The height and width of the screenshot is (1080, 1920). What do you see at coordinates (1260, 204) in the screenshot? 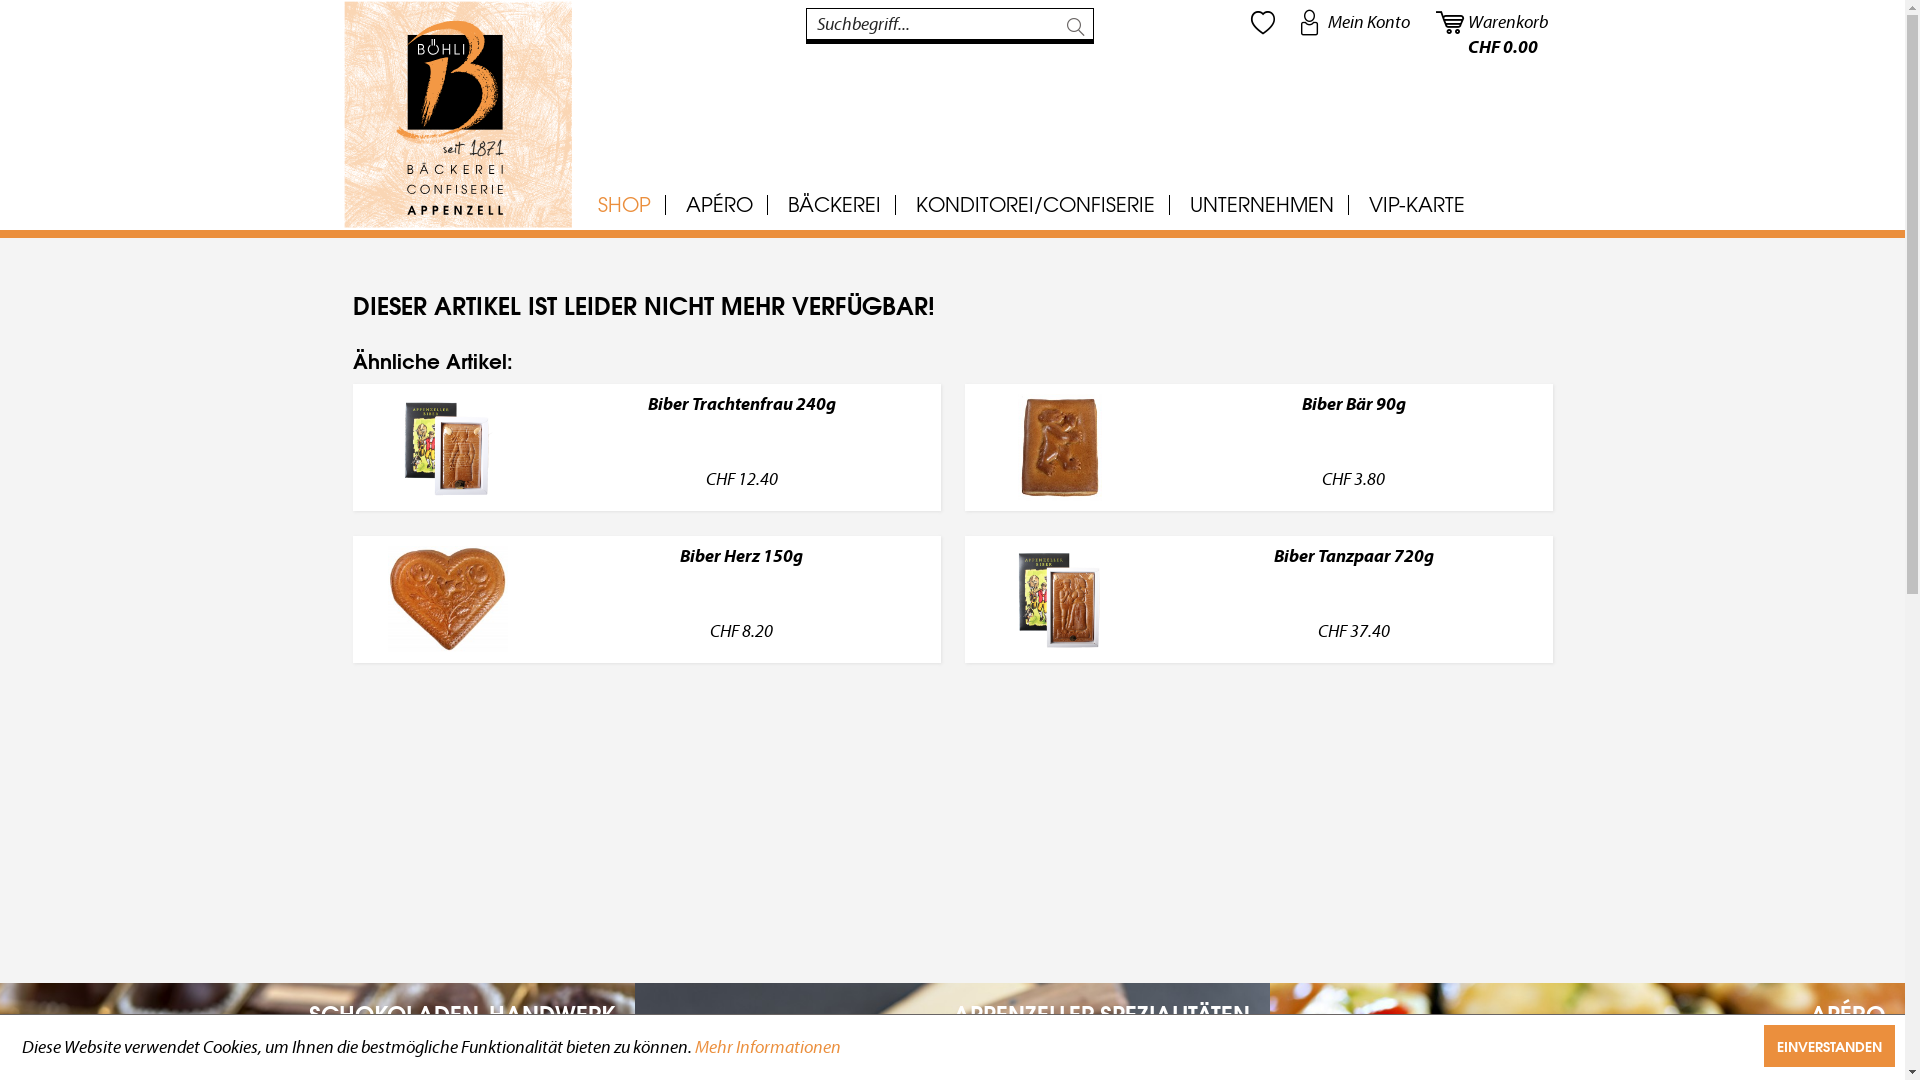
I see `'UNTERNEHMEN'` at bounding box center [1260, 204].